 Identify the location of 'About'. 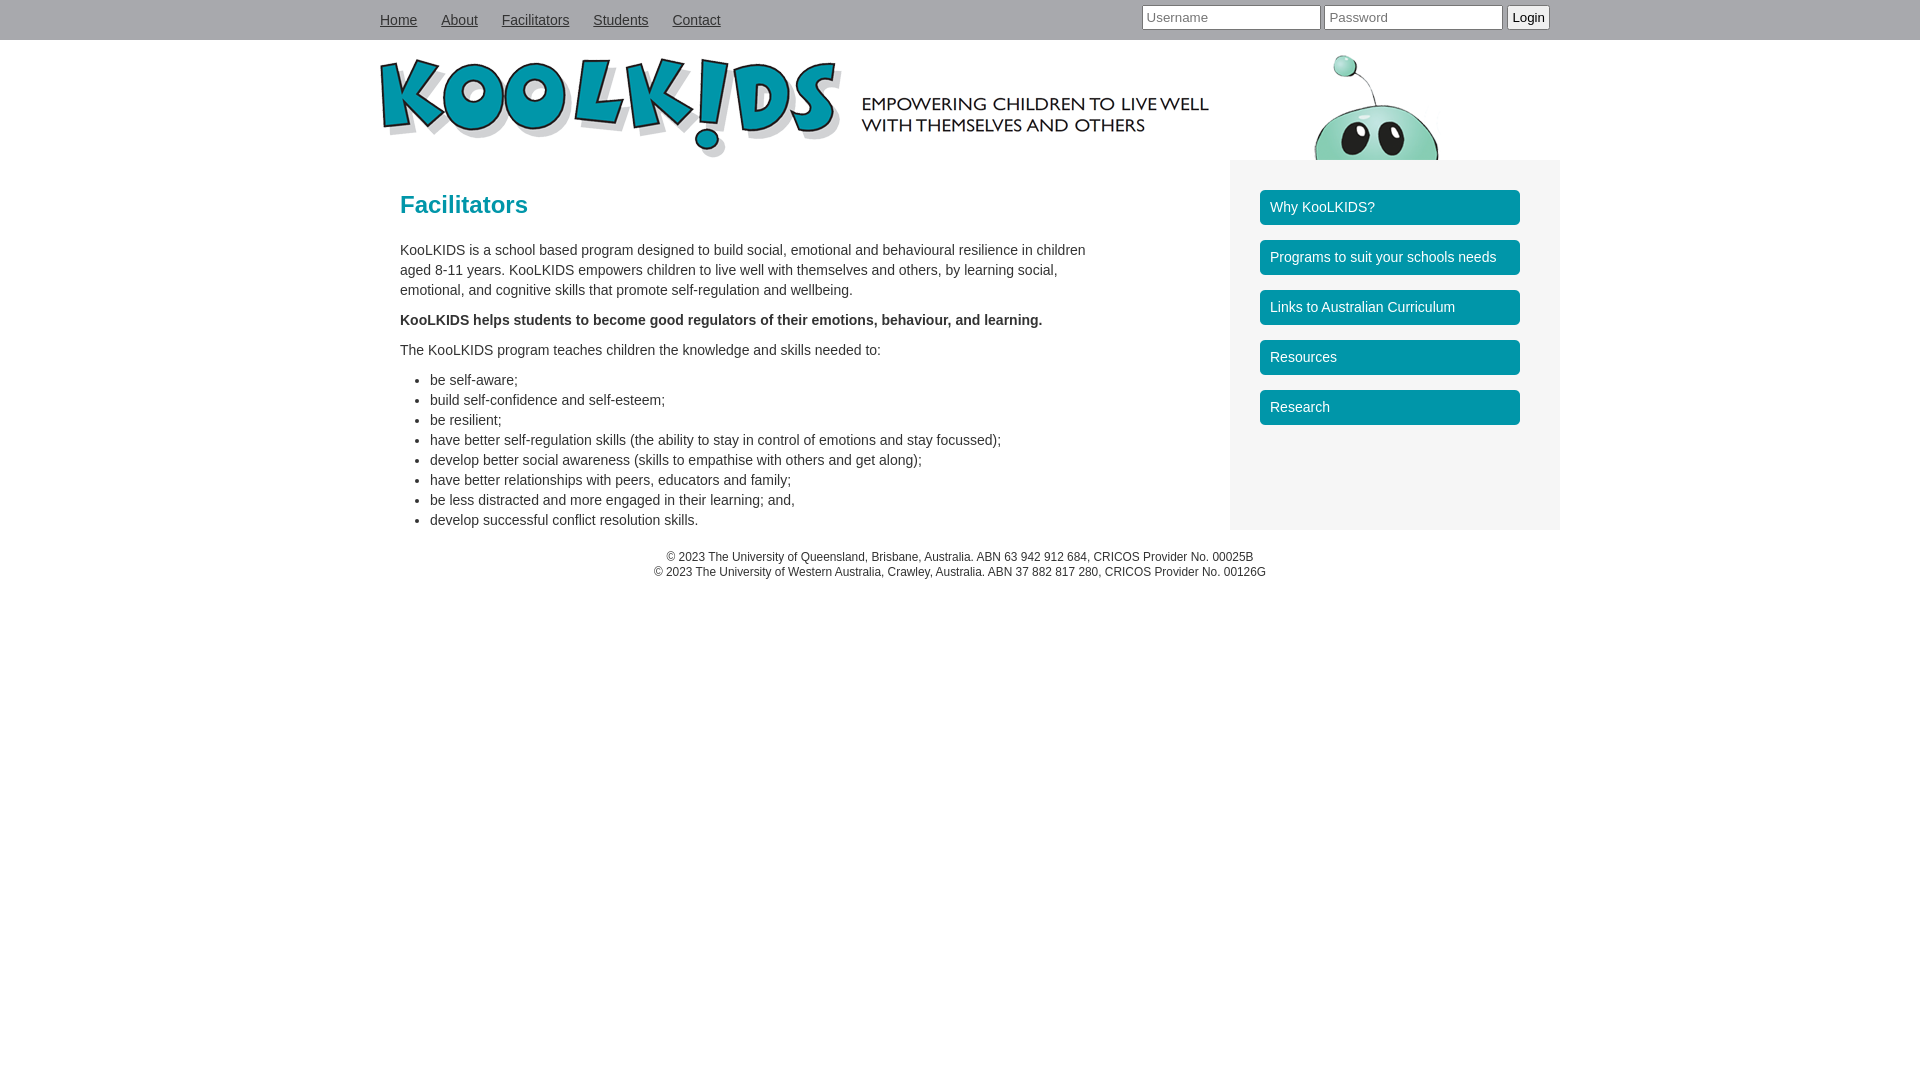
(458, 19).